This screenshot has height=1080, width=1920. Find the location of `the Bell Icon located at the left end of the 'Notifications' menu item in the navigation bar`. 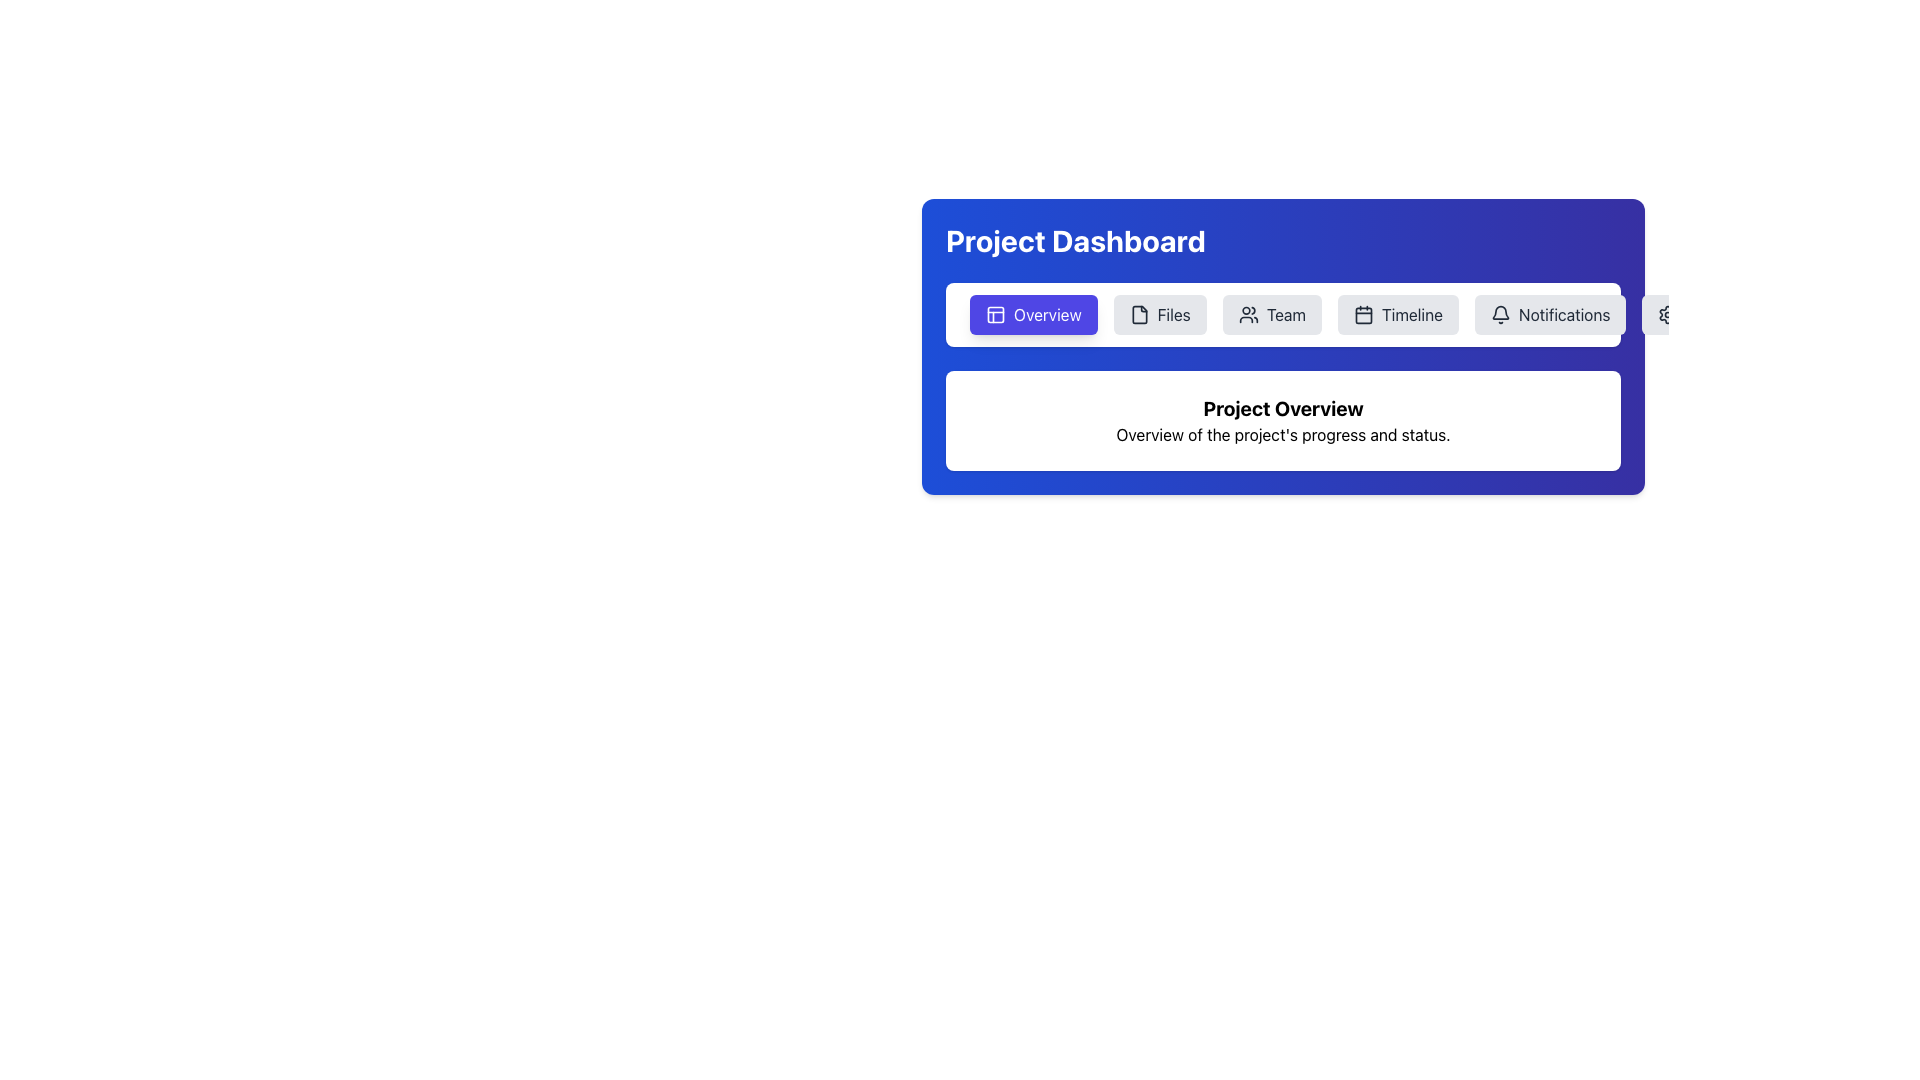

the Bell Icon located at the left end of the 'Notifications' menu item in the navigation bar is located at coordinates (1501, 315).